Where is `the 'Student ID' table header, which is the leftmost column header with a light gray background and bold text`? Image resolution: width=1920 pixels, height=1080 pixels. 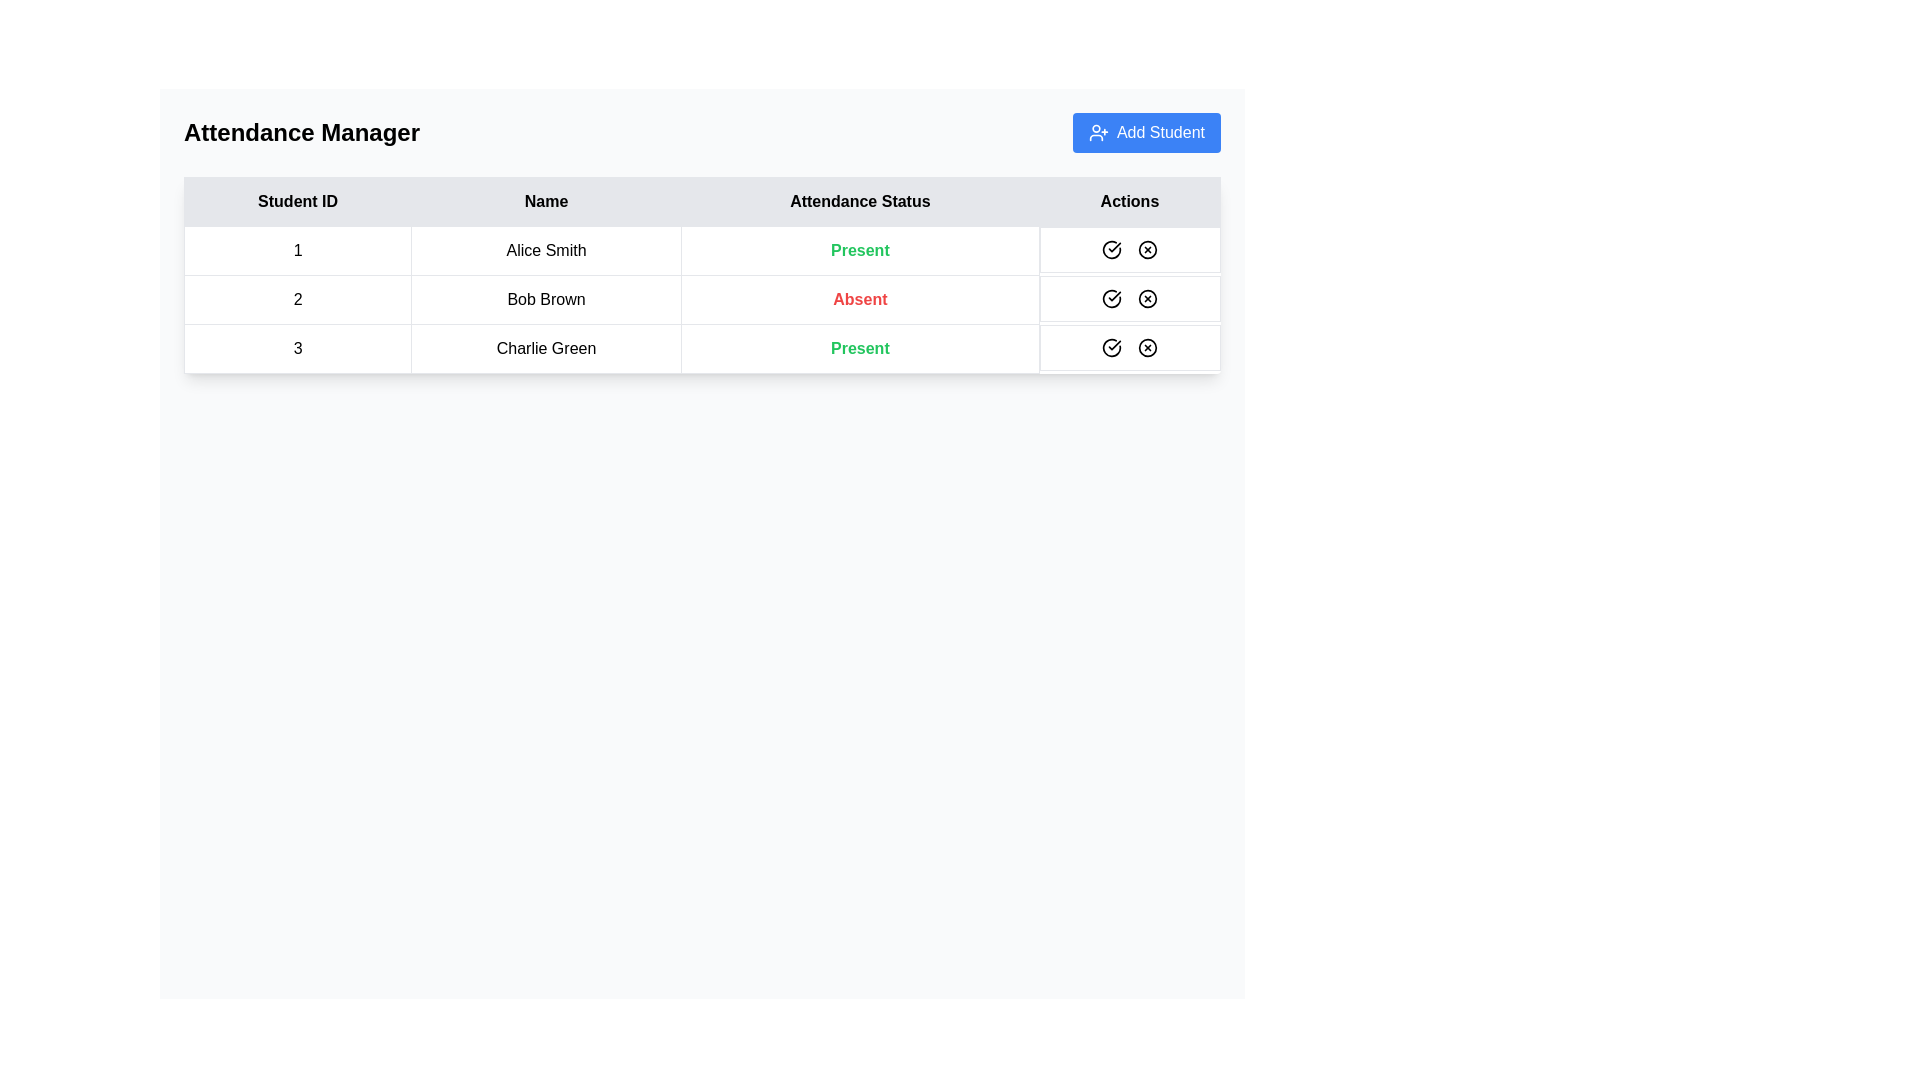
the 'Student ID' table header, which is the leftmost column header with a light gray background and bold text is located at coordinates (297, 201).